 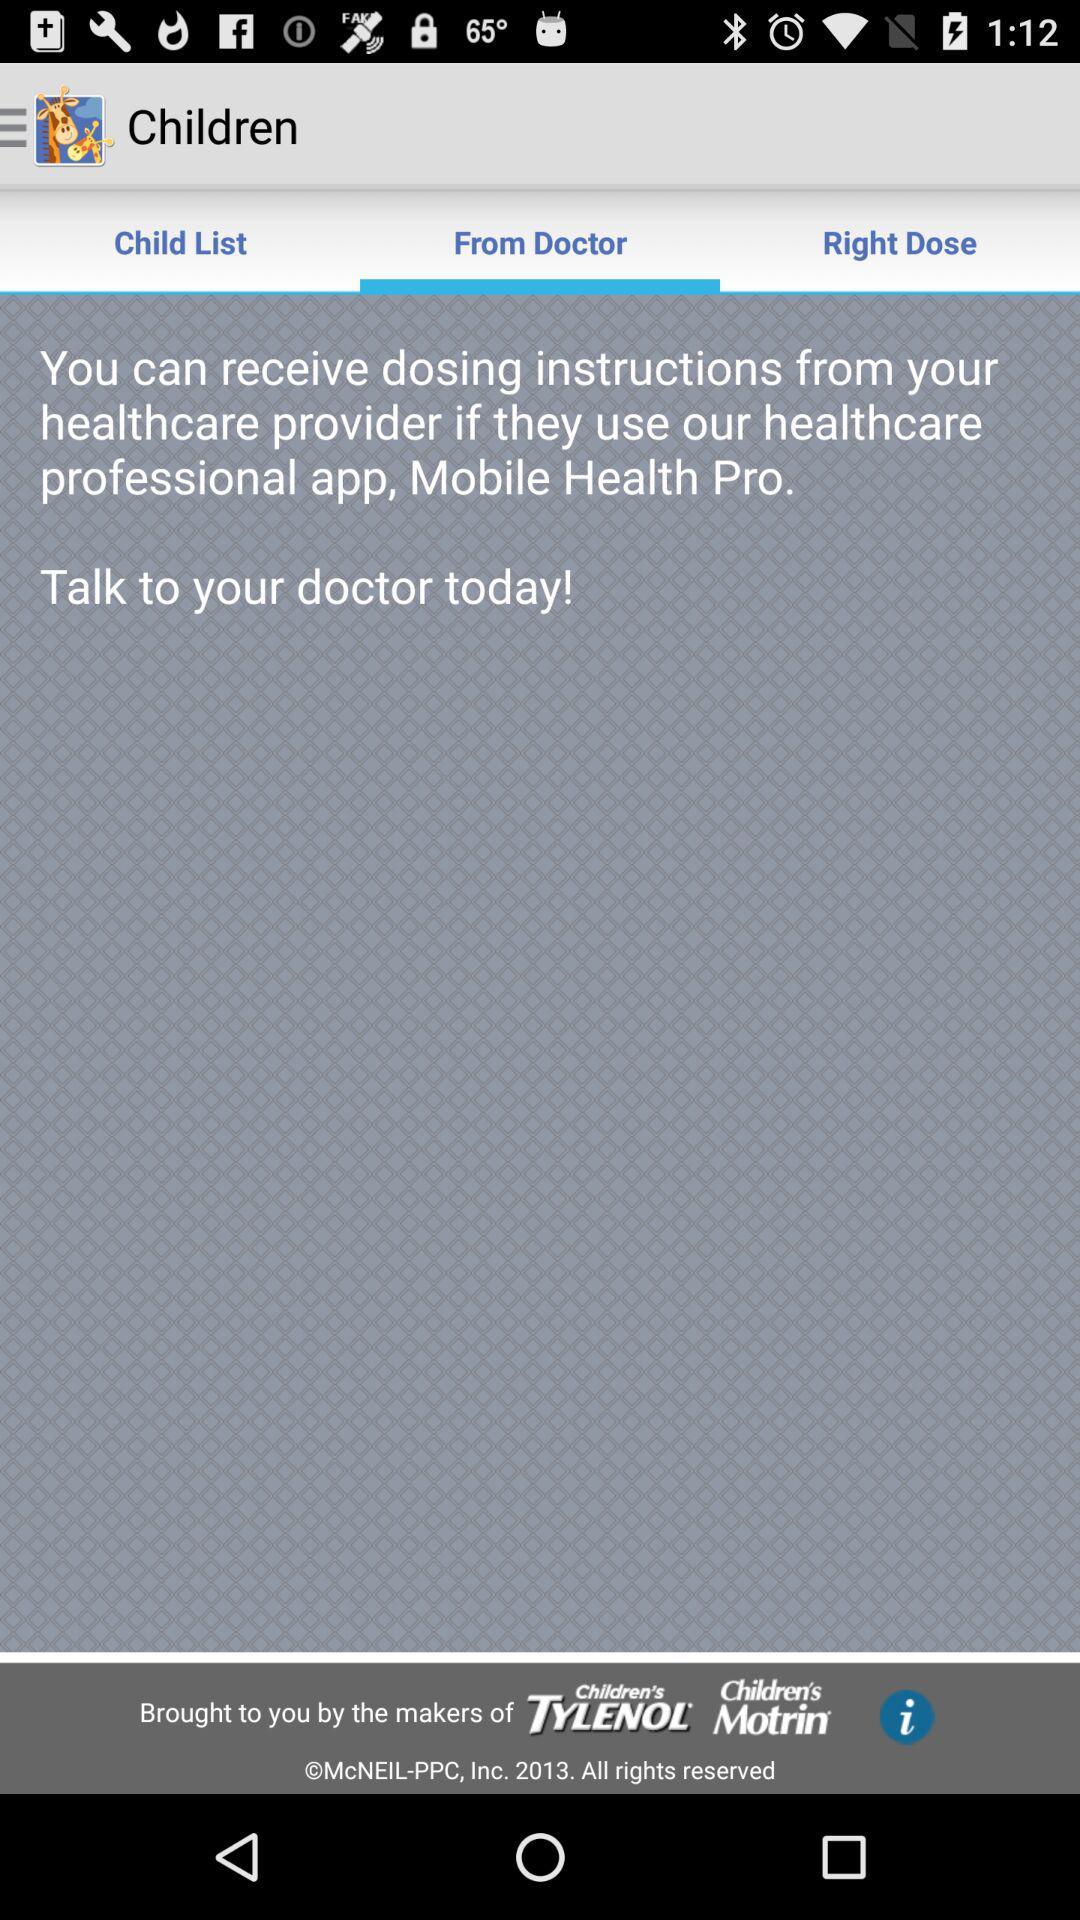 What do you see at coordinates (898, 240) in the screenshot?
I see `the item at the top right corner` at bounding box center [898, 240].